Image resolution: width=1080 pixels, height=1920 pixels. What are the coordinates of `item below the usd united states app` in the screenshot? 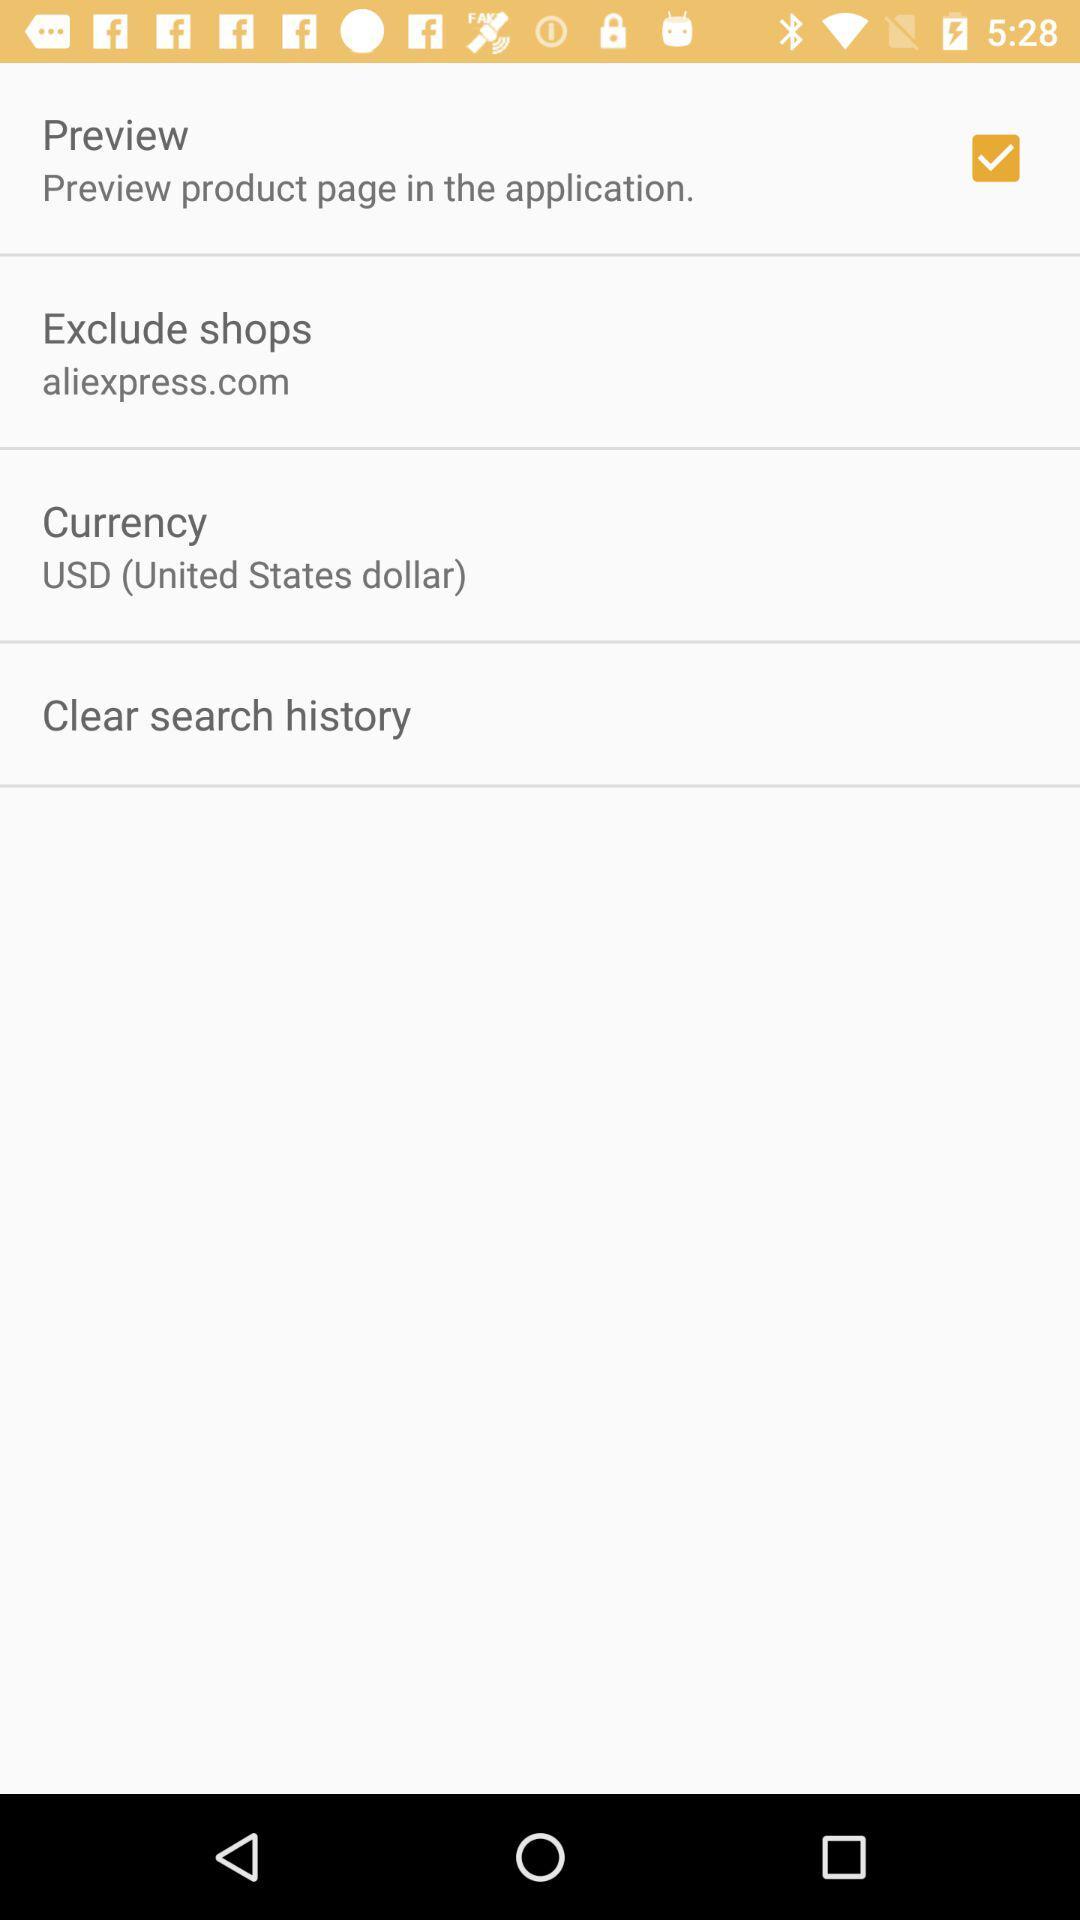 It's located at (225, 714).